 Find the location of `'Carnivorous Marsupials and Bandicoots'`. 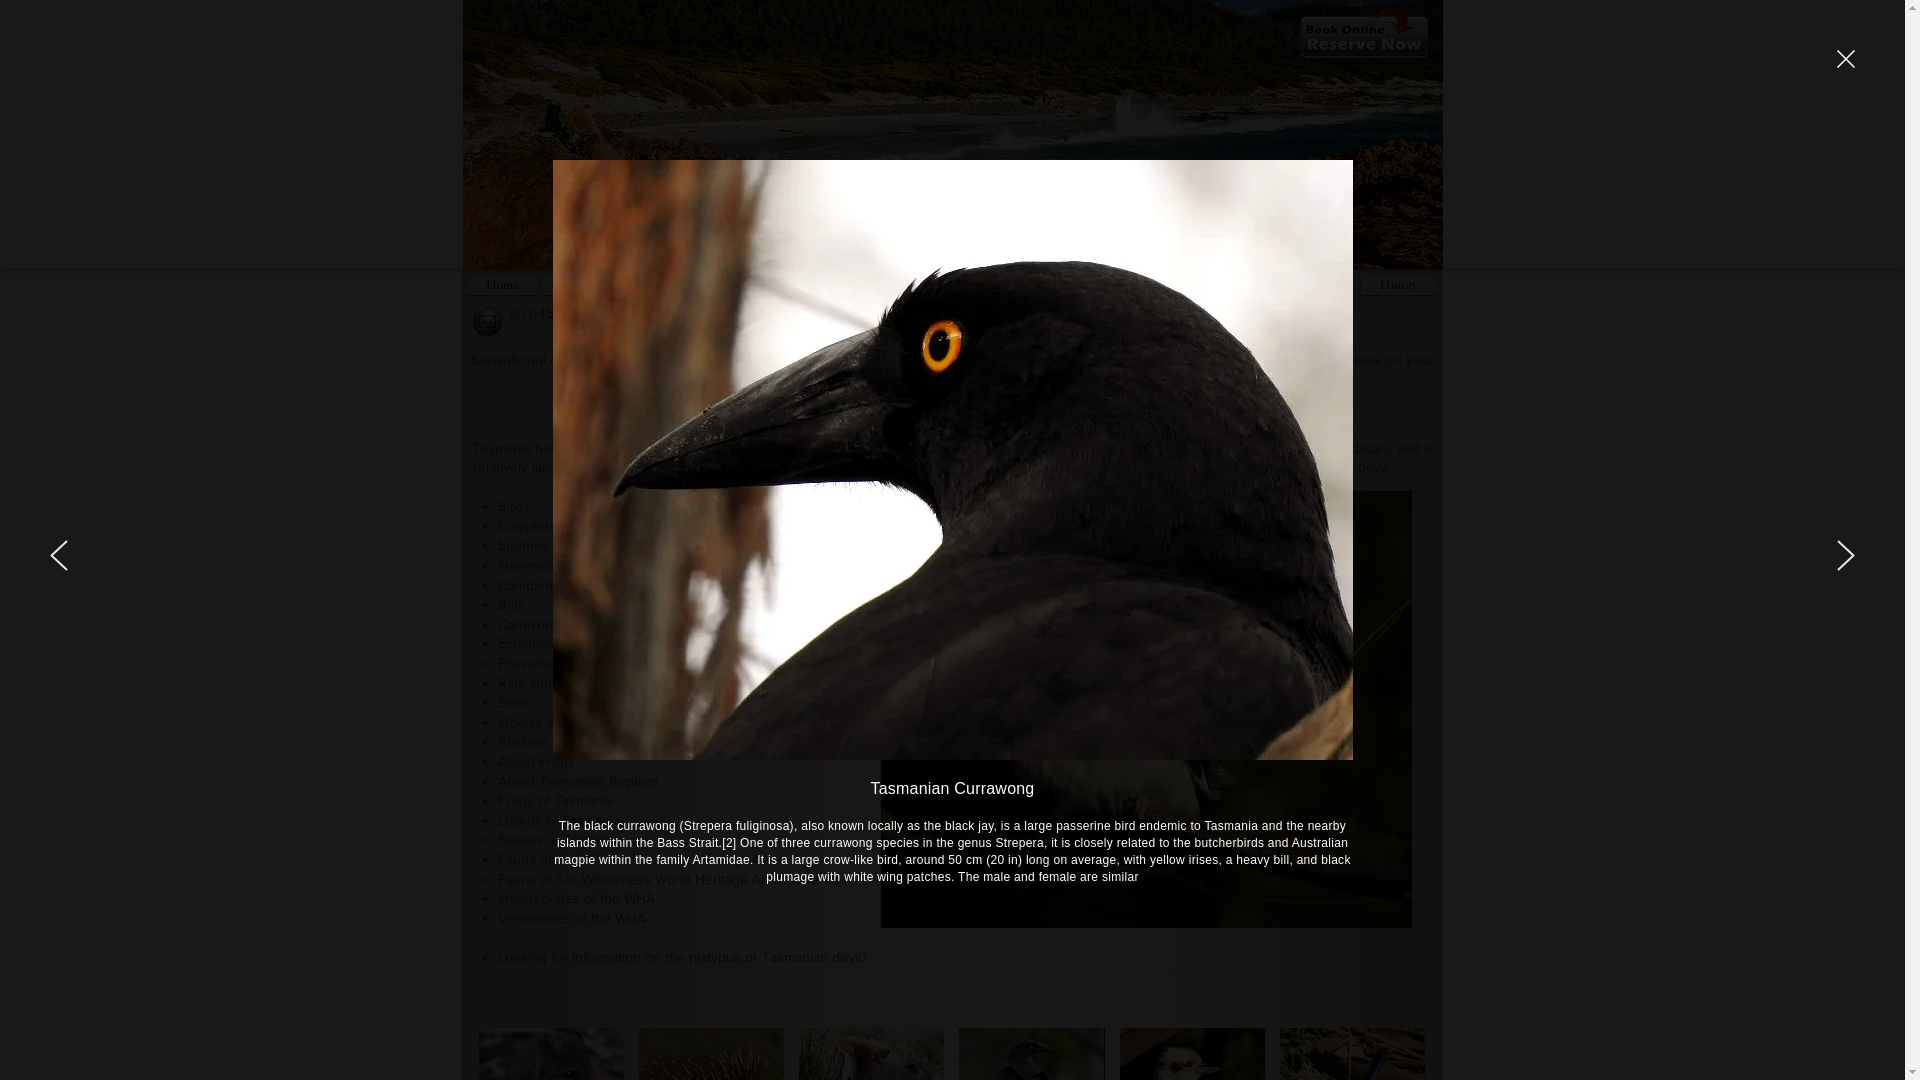

'Carnivorous Marsupials and Bandicoots' is located at coordinates (619, 623).